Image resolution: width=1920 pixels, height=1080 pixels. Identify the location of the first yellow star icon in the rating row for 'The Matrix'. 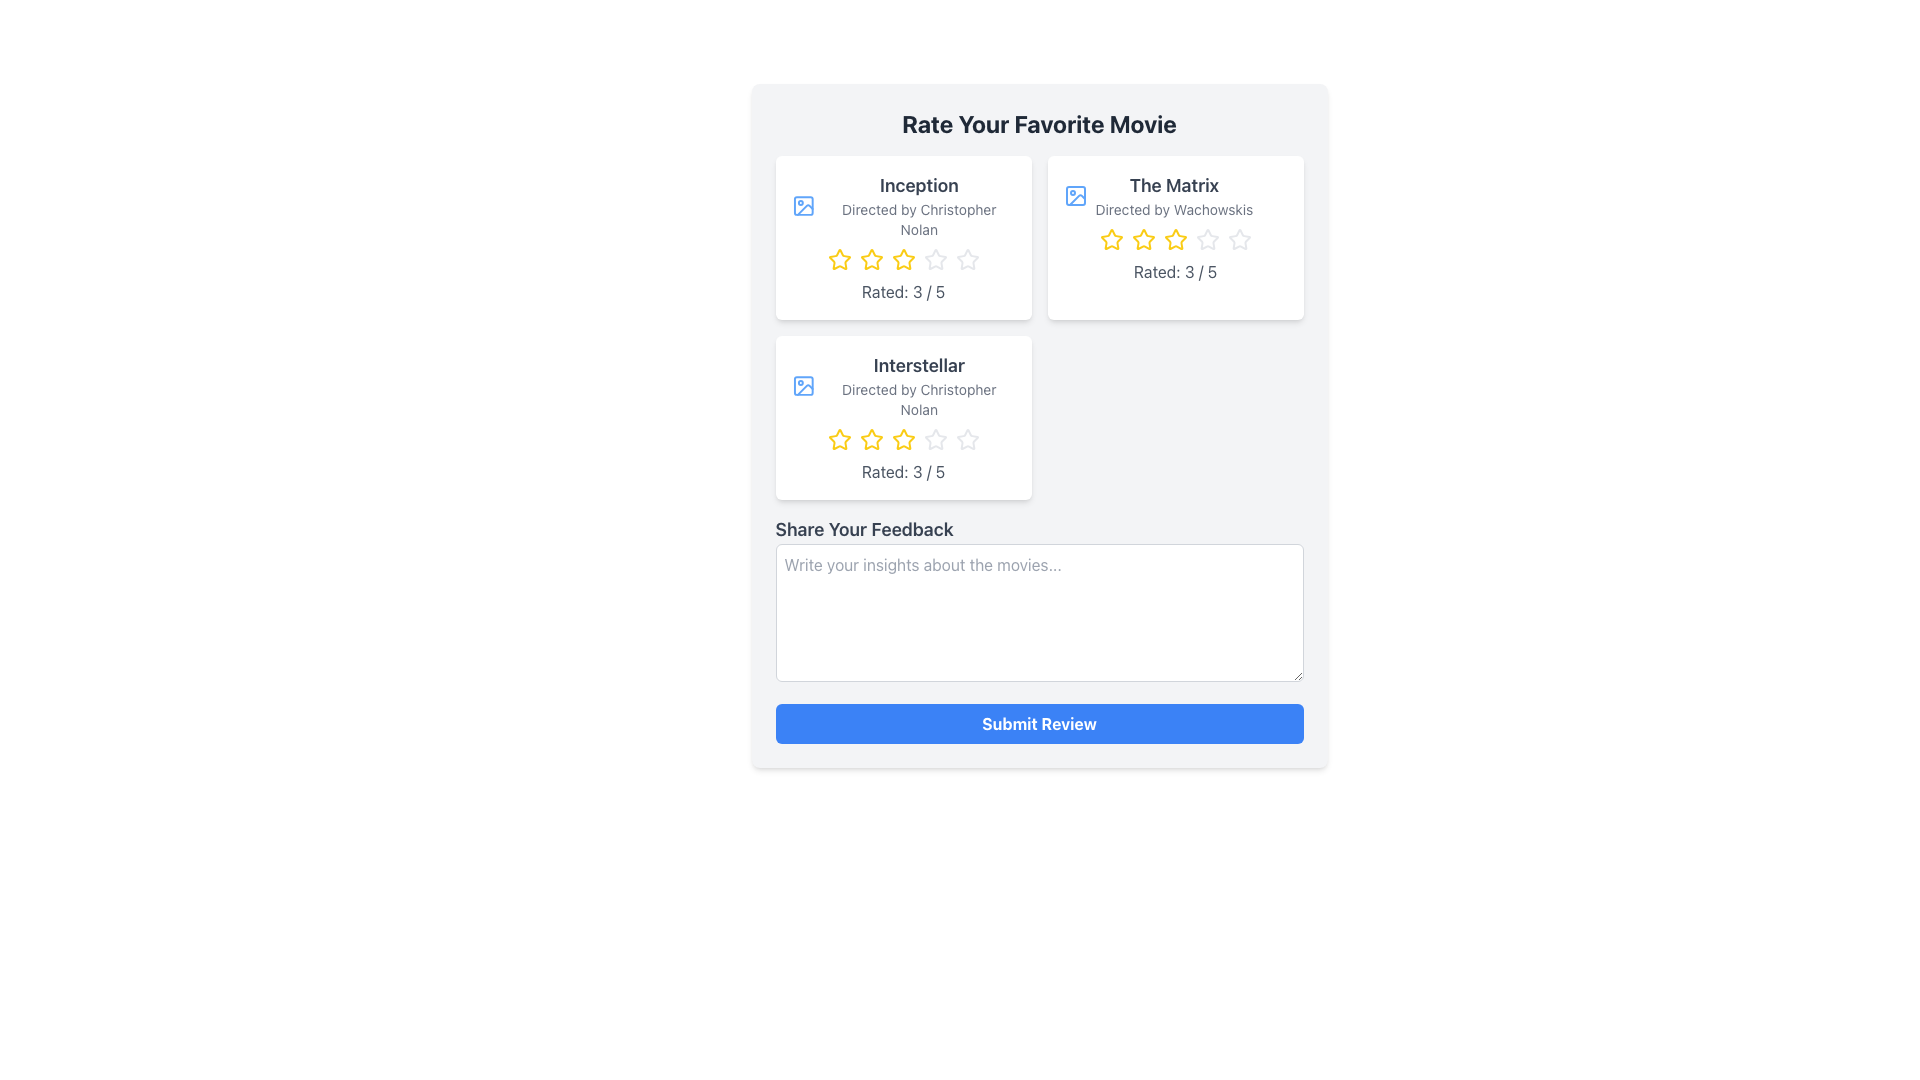
(1110, 238).